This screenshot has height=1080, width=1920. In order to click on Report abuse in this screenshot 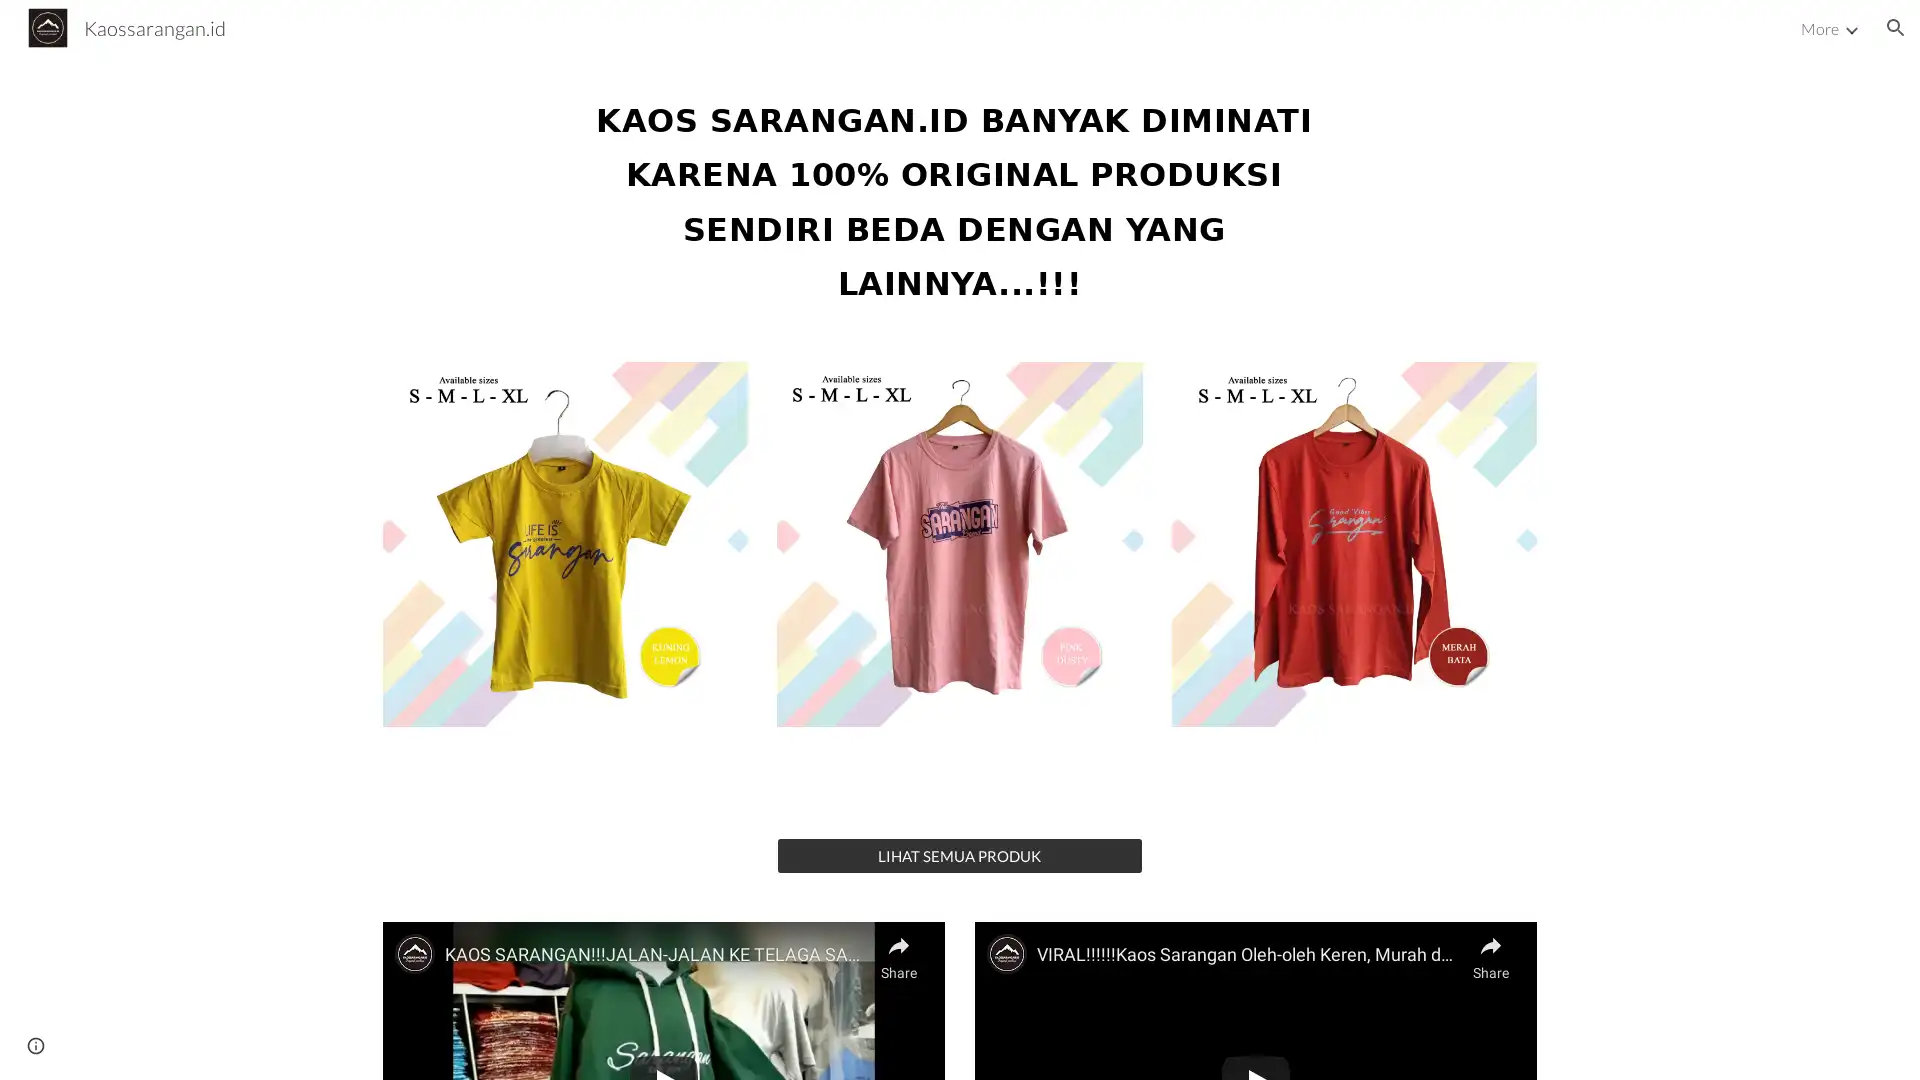, I will do `click(240, 1044)`.